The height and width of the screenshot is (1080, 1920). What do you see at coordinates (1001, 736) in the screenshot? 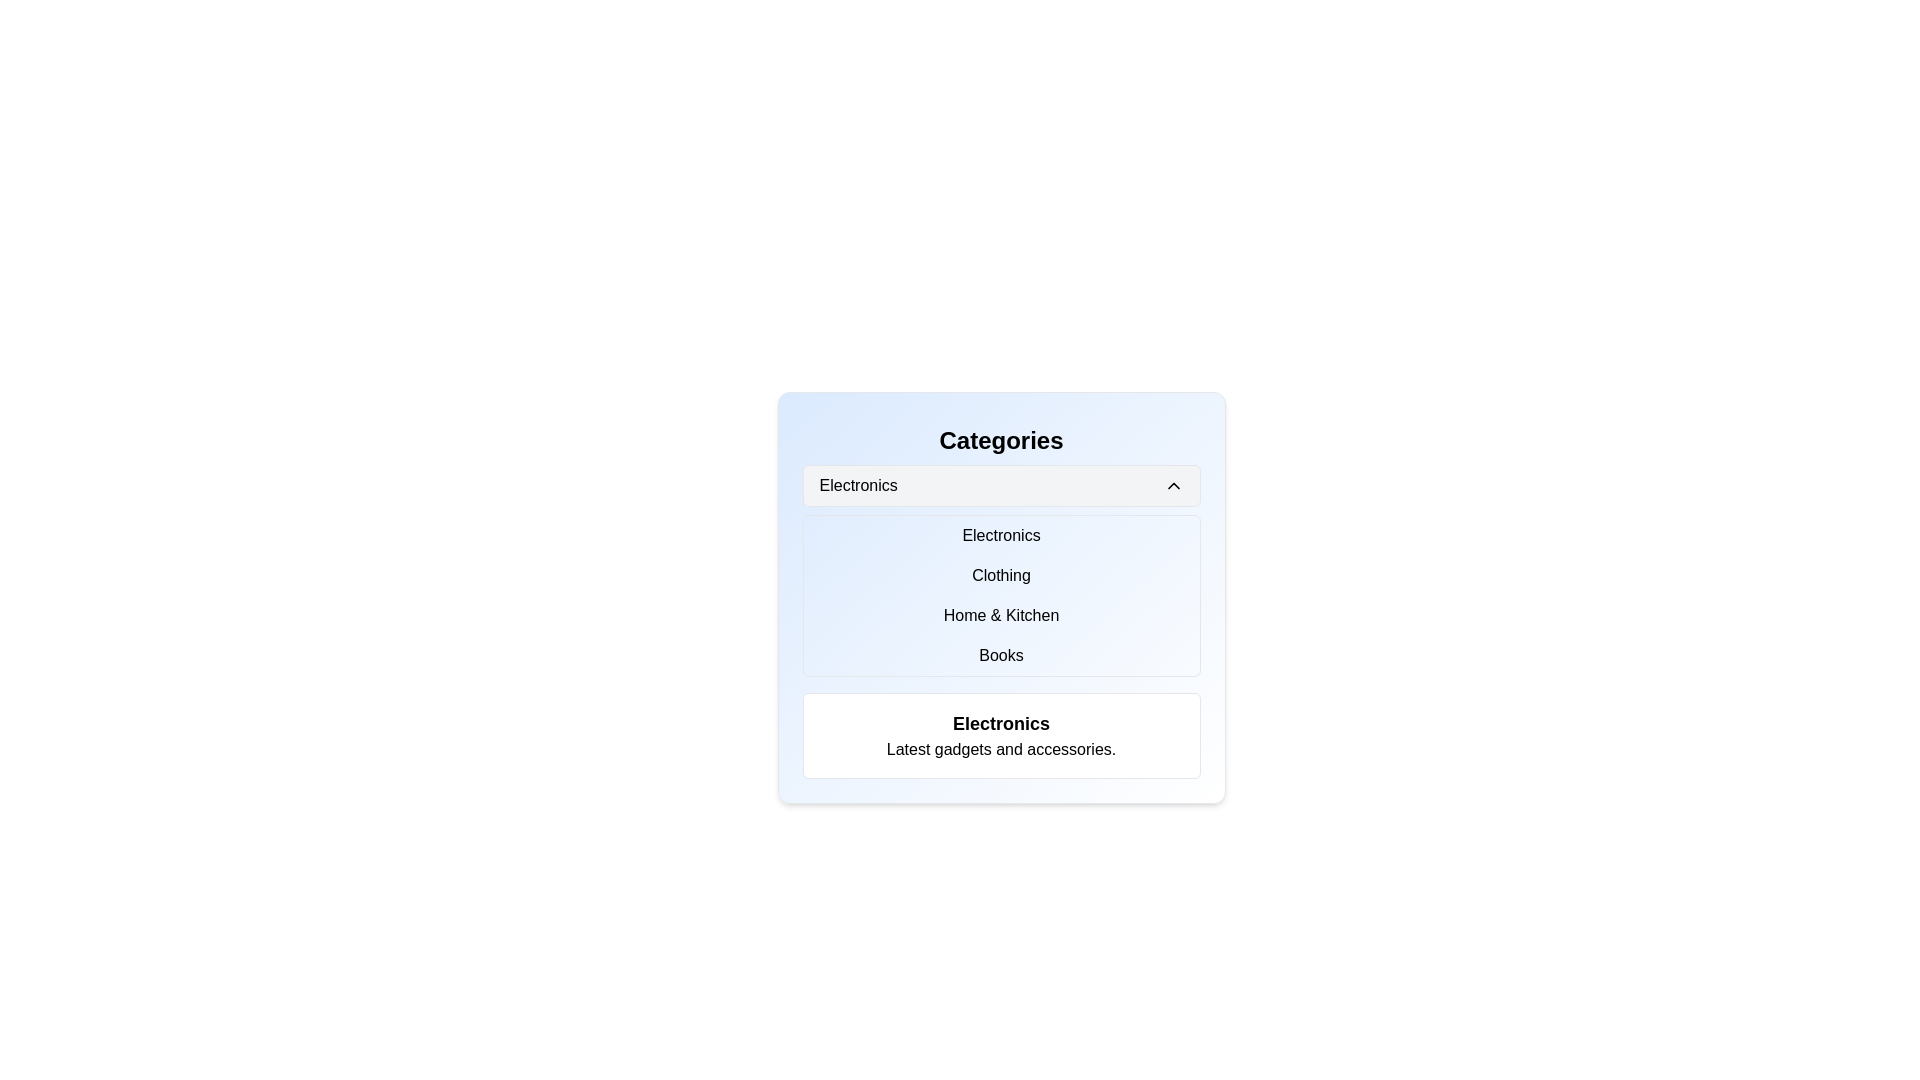
I see `the informational card displaying 'Electronics' with a subtitle 'Latest gadgets and accessories' located at the bottom of the 'Categories' section` at bounding box center [1001, 736].